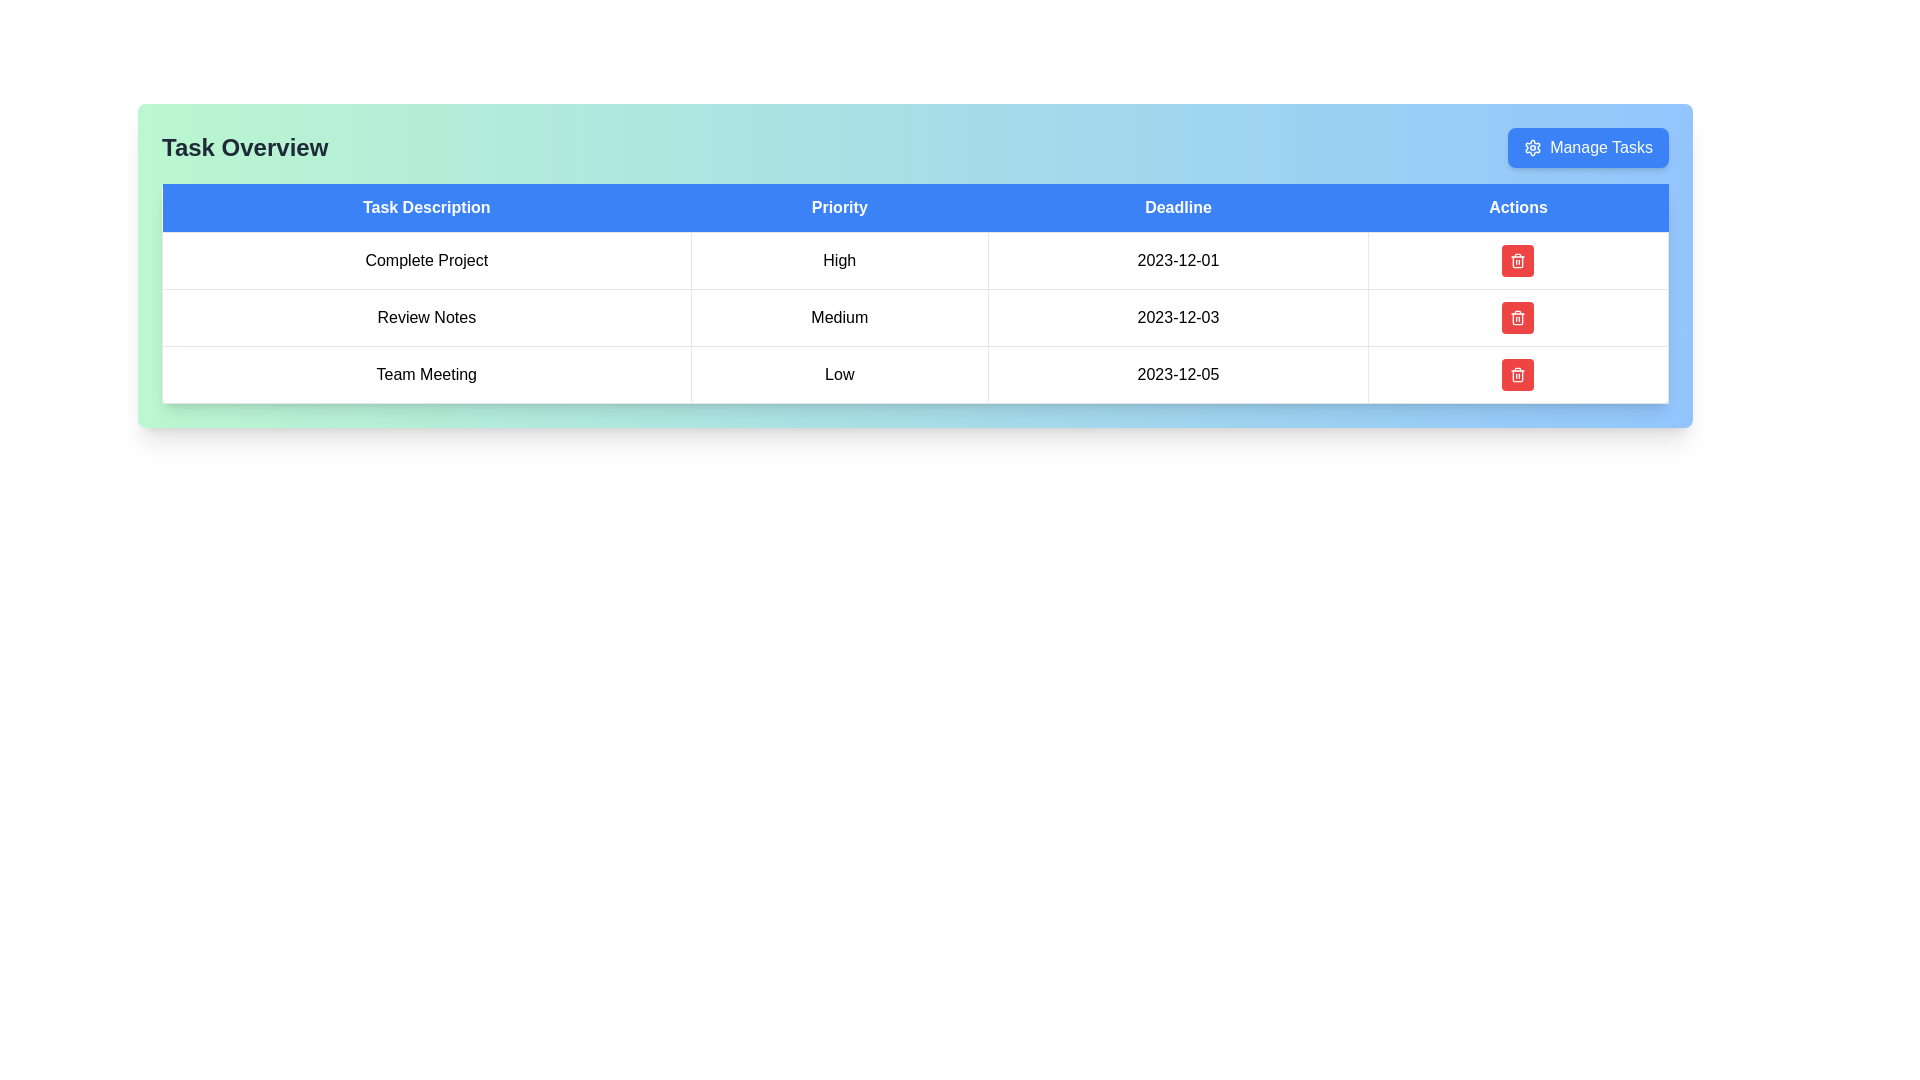  Describe the element at coordinates (1518, 316) in the screenshot. I see `the square red button with a trash icon in the 'Actions' column of the table, corresponding to the task with a deadline of '2023-12-03'` at that location.